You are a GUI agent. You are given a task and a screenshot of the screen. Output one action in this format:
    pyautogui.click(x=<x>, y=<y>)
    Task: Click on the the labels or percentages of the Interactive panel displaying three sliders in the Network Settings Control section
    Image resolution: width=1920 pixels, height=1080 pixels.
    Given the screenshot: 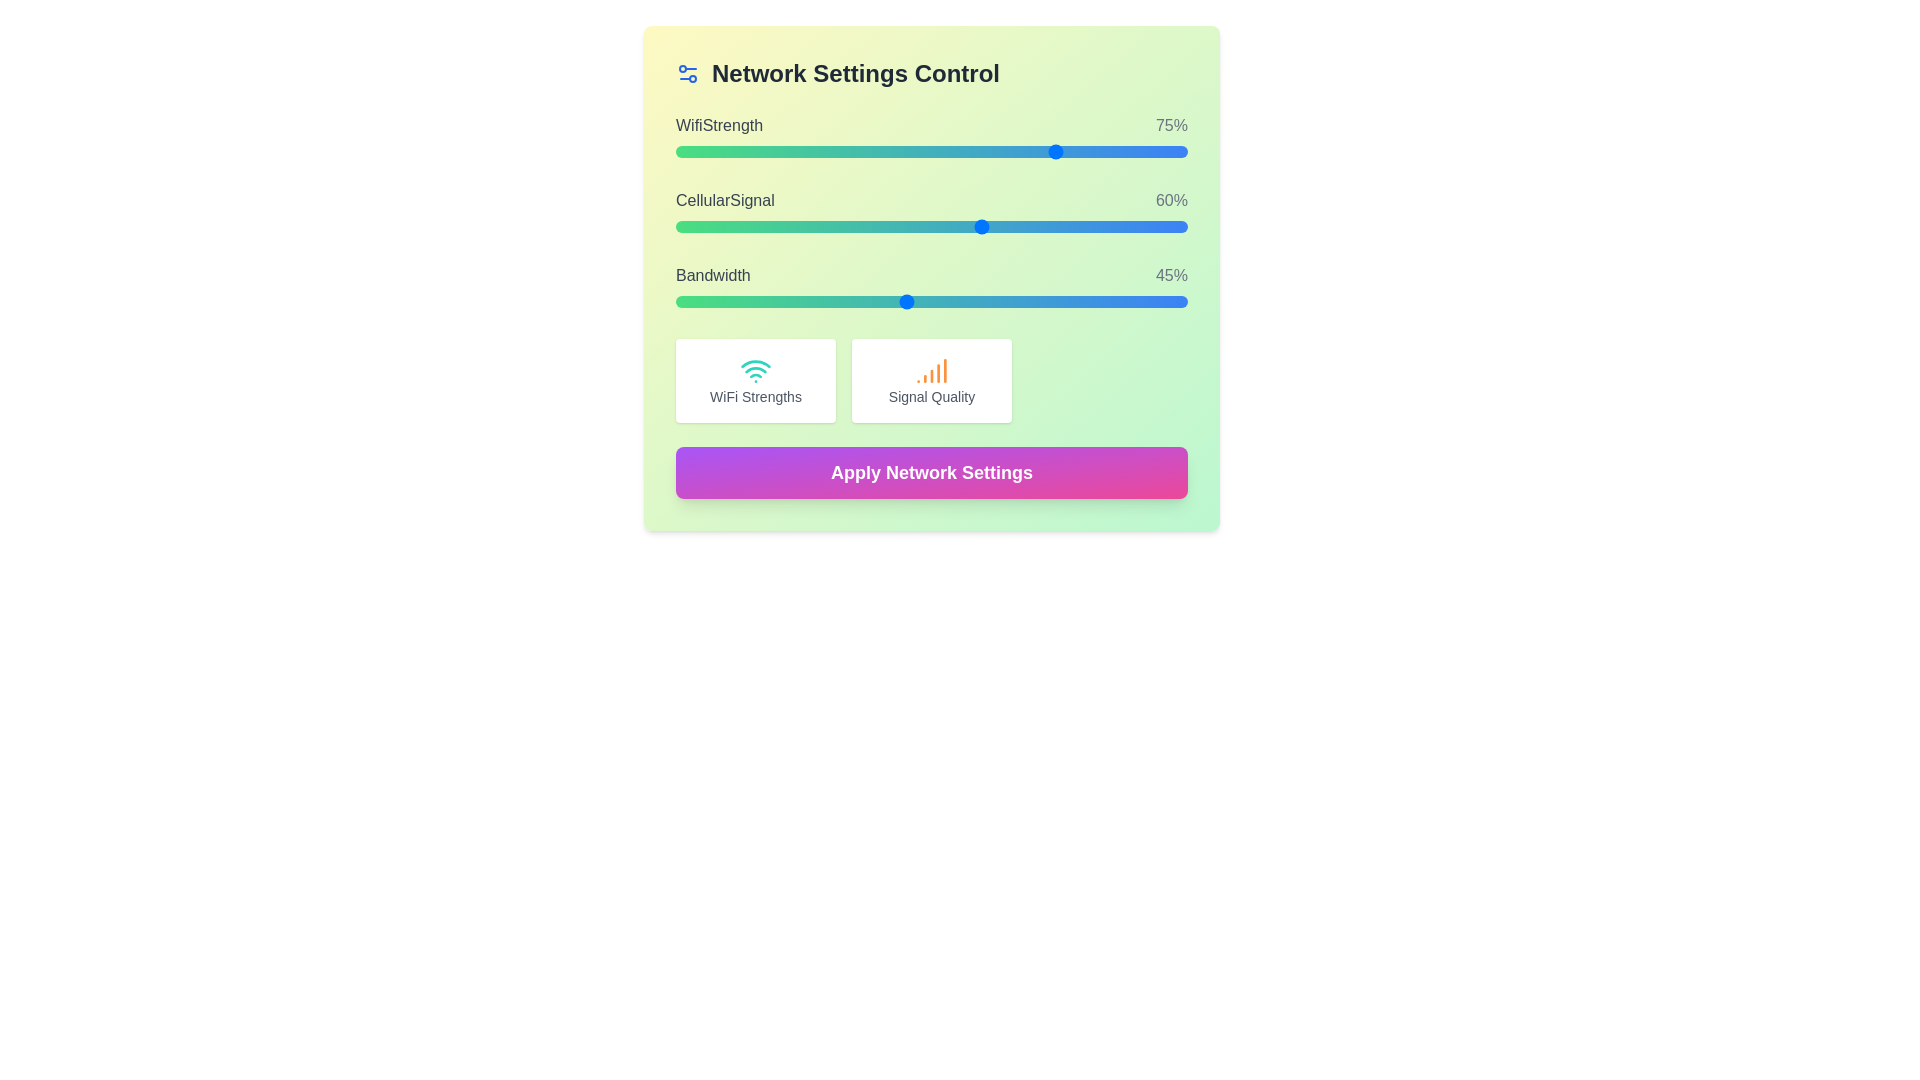 What is the action you would take?
    pyautogui.click(x=930, y=214)
    